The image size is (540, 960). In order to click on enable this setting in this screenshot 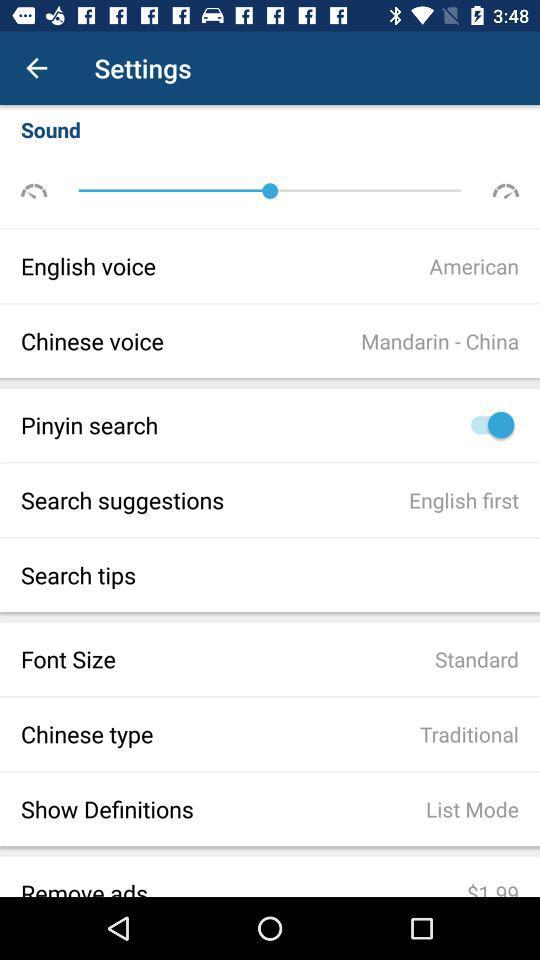, I will do `click(486, 425)`.